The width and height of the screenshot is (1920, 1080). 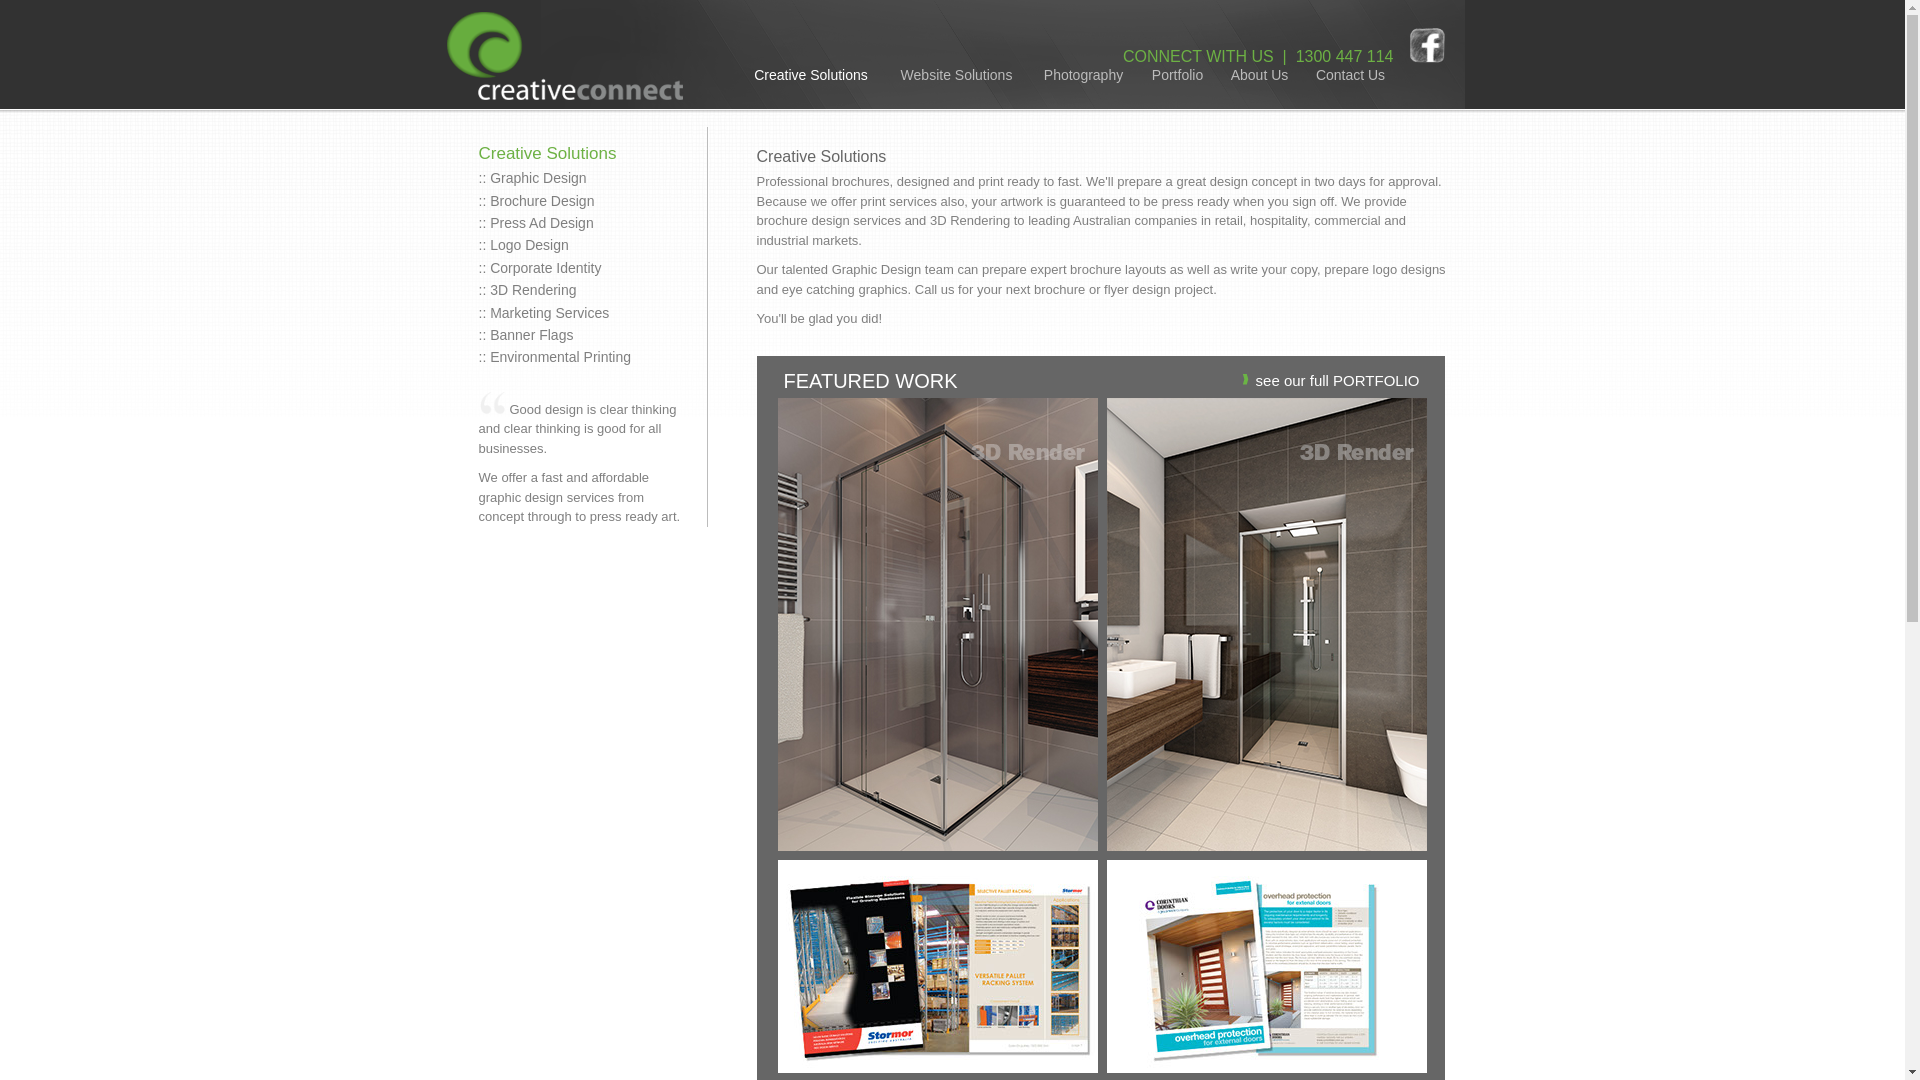 What do you see at coordinates (535, 223) in the screenshot?
I see `':: Press Ad Design'` at bounding box center [535, 223].